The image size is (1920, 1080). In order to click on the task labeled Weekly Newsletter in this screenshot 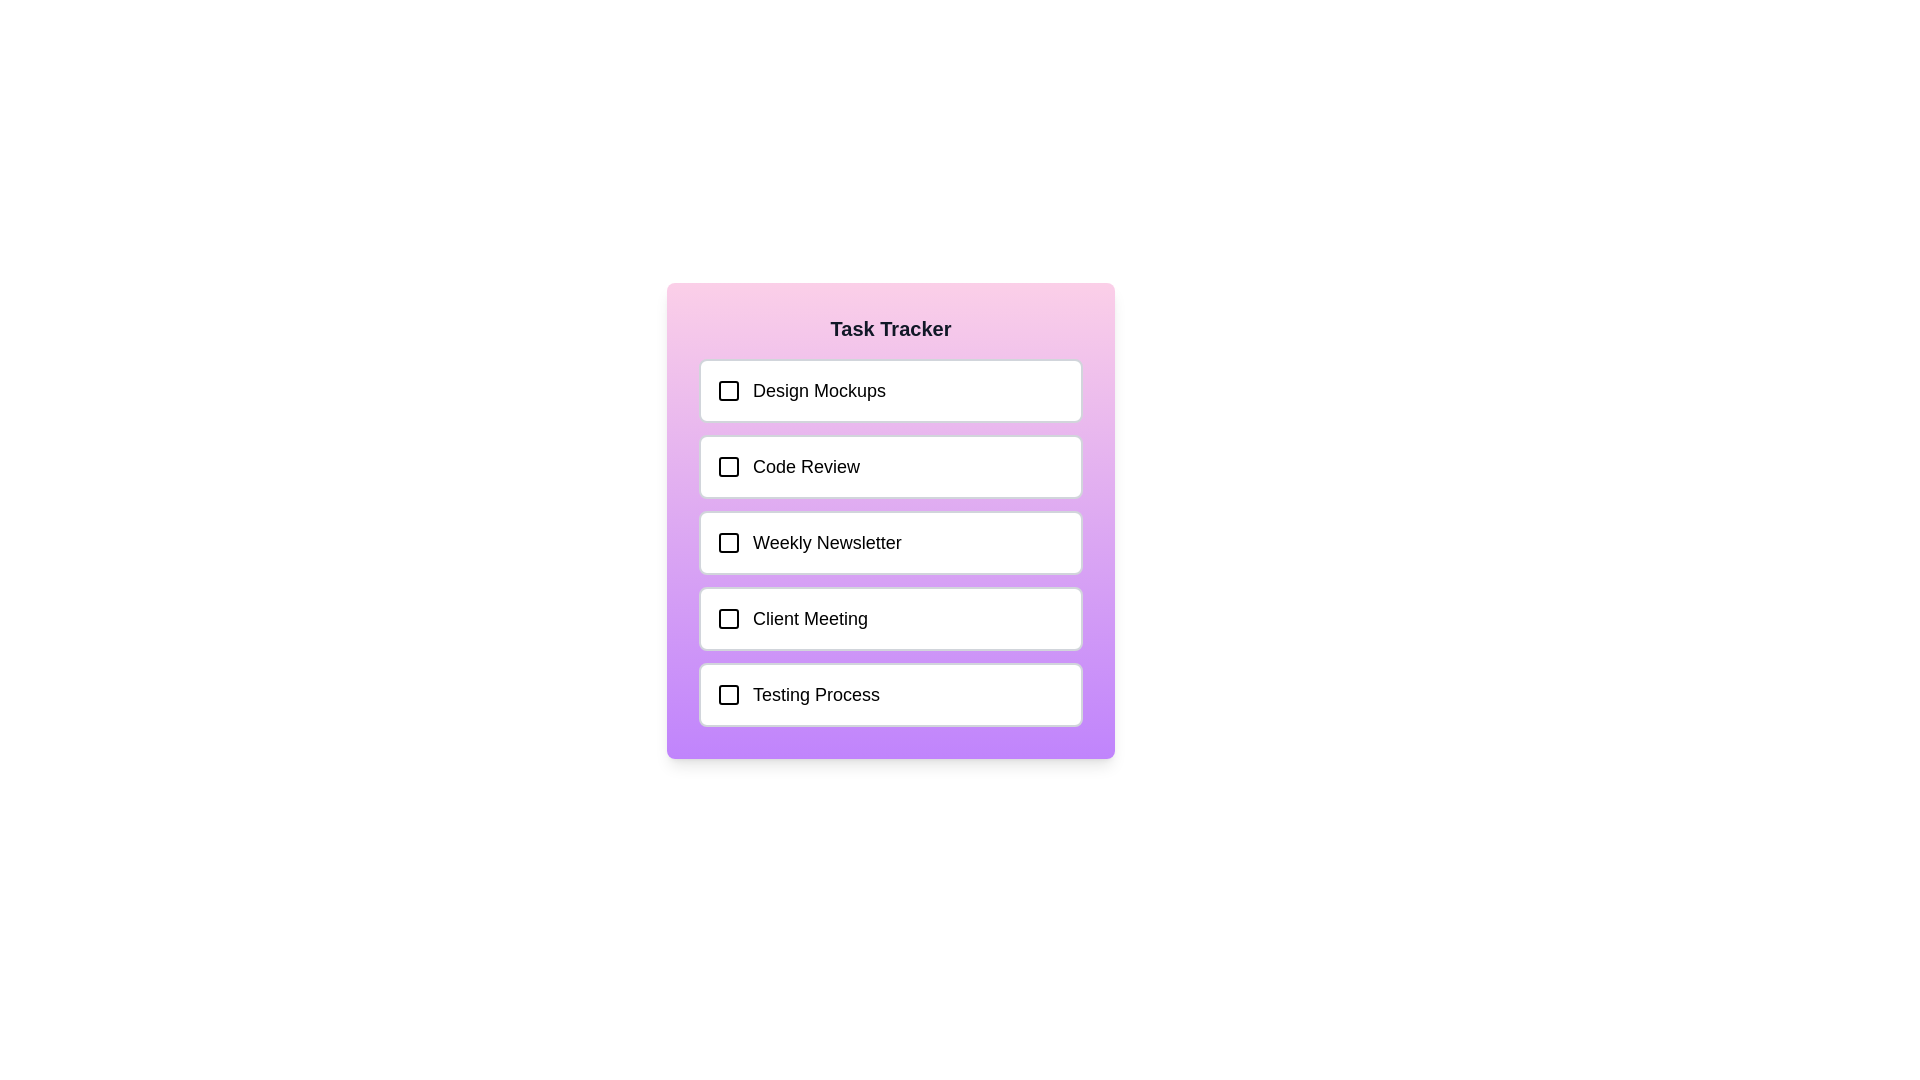, I will do `click(890, 543)`.